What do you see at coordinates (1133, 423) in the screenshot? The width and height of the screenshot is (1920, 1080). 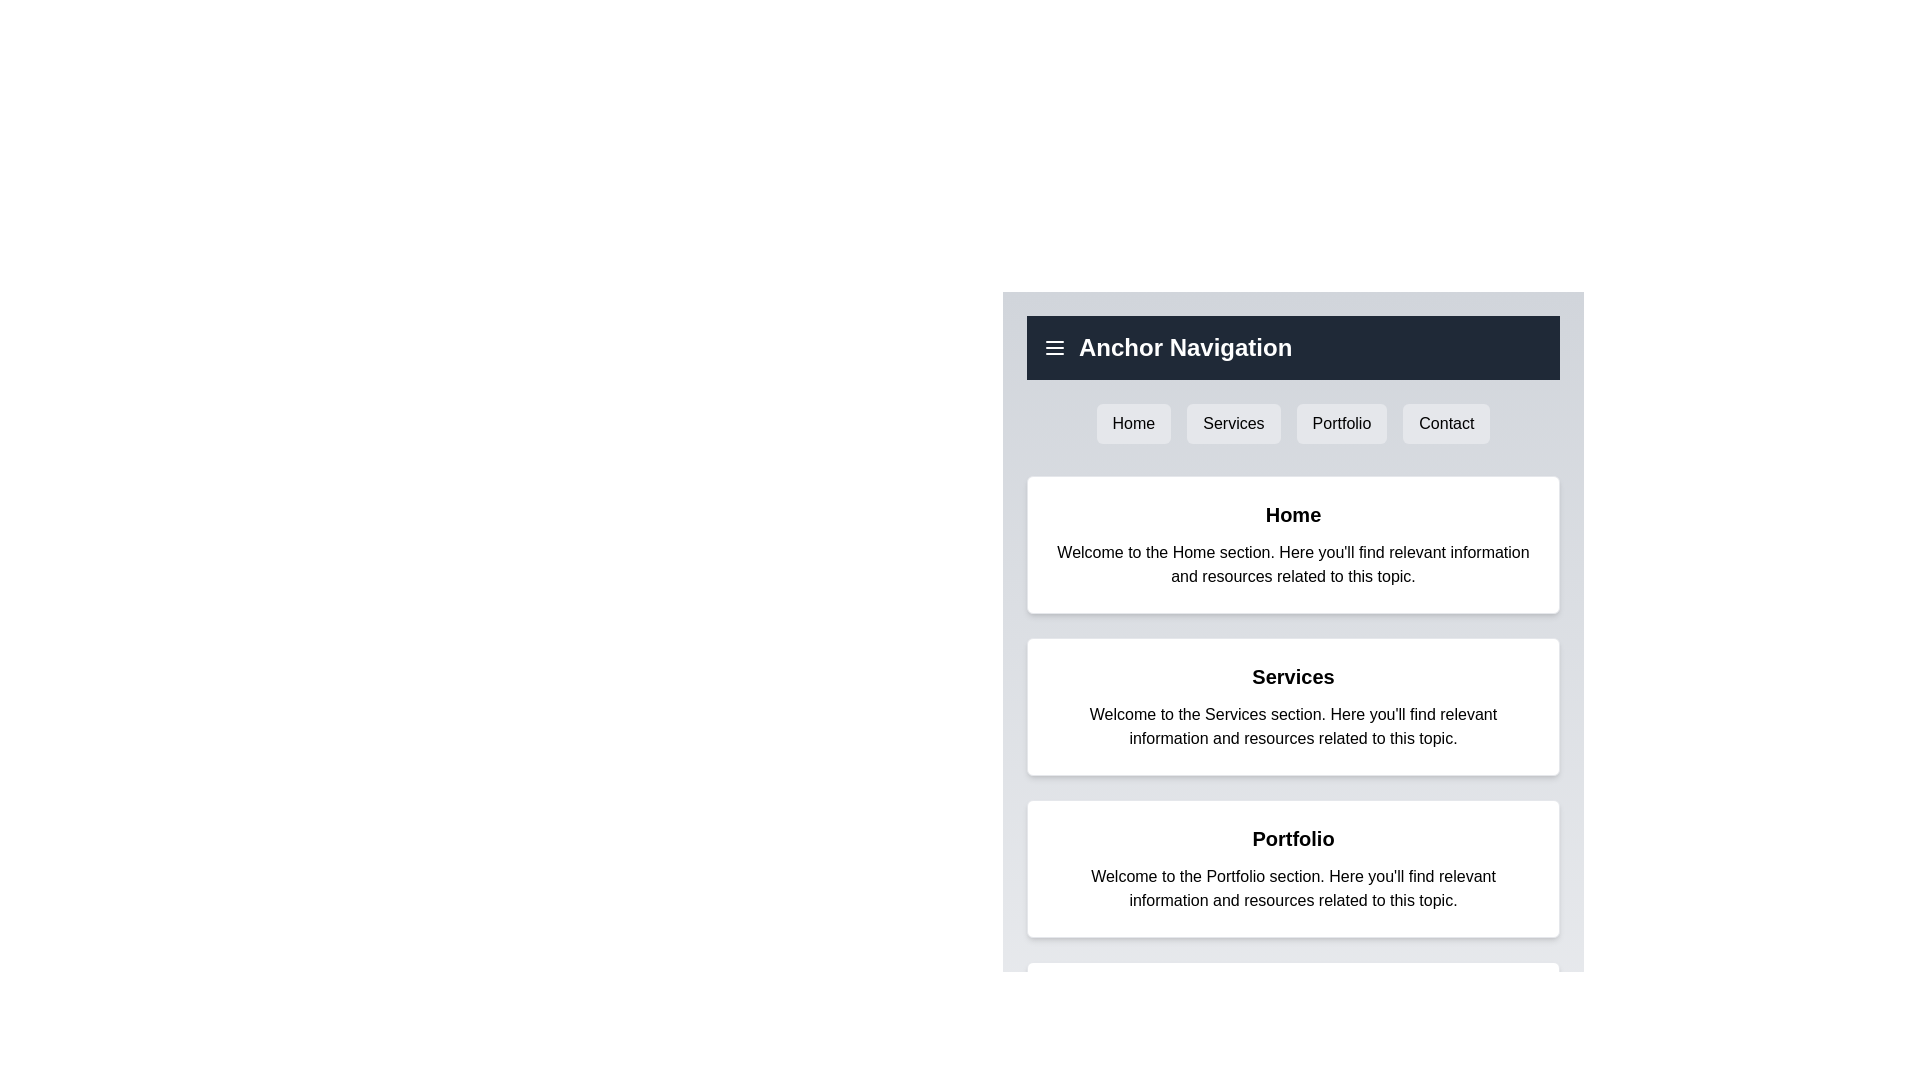 I see `the 'Home' button, which is the first item in the navigation bar at the top of the interface` at bounding box center [1133, 423].